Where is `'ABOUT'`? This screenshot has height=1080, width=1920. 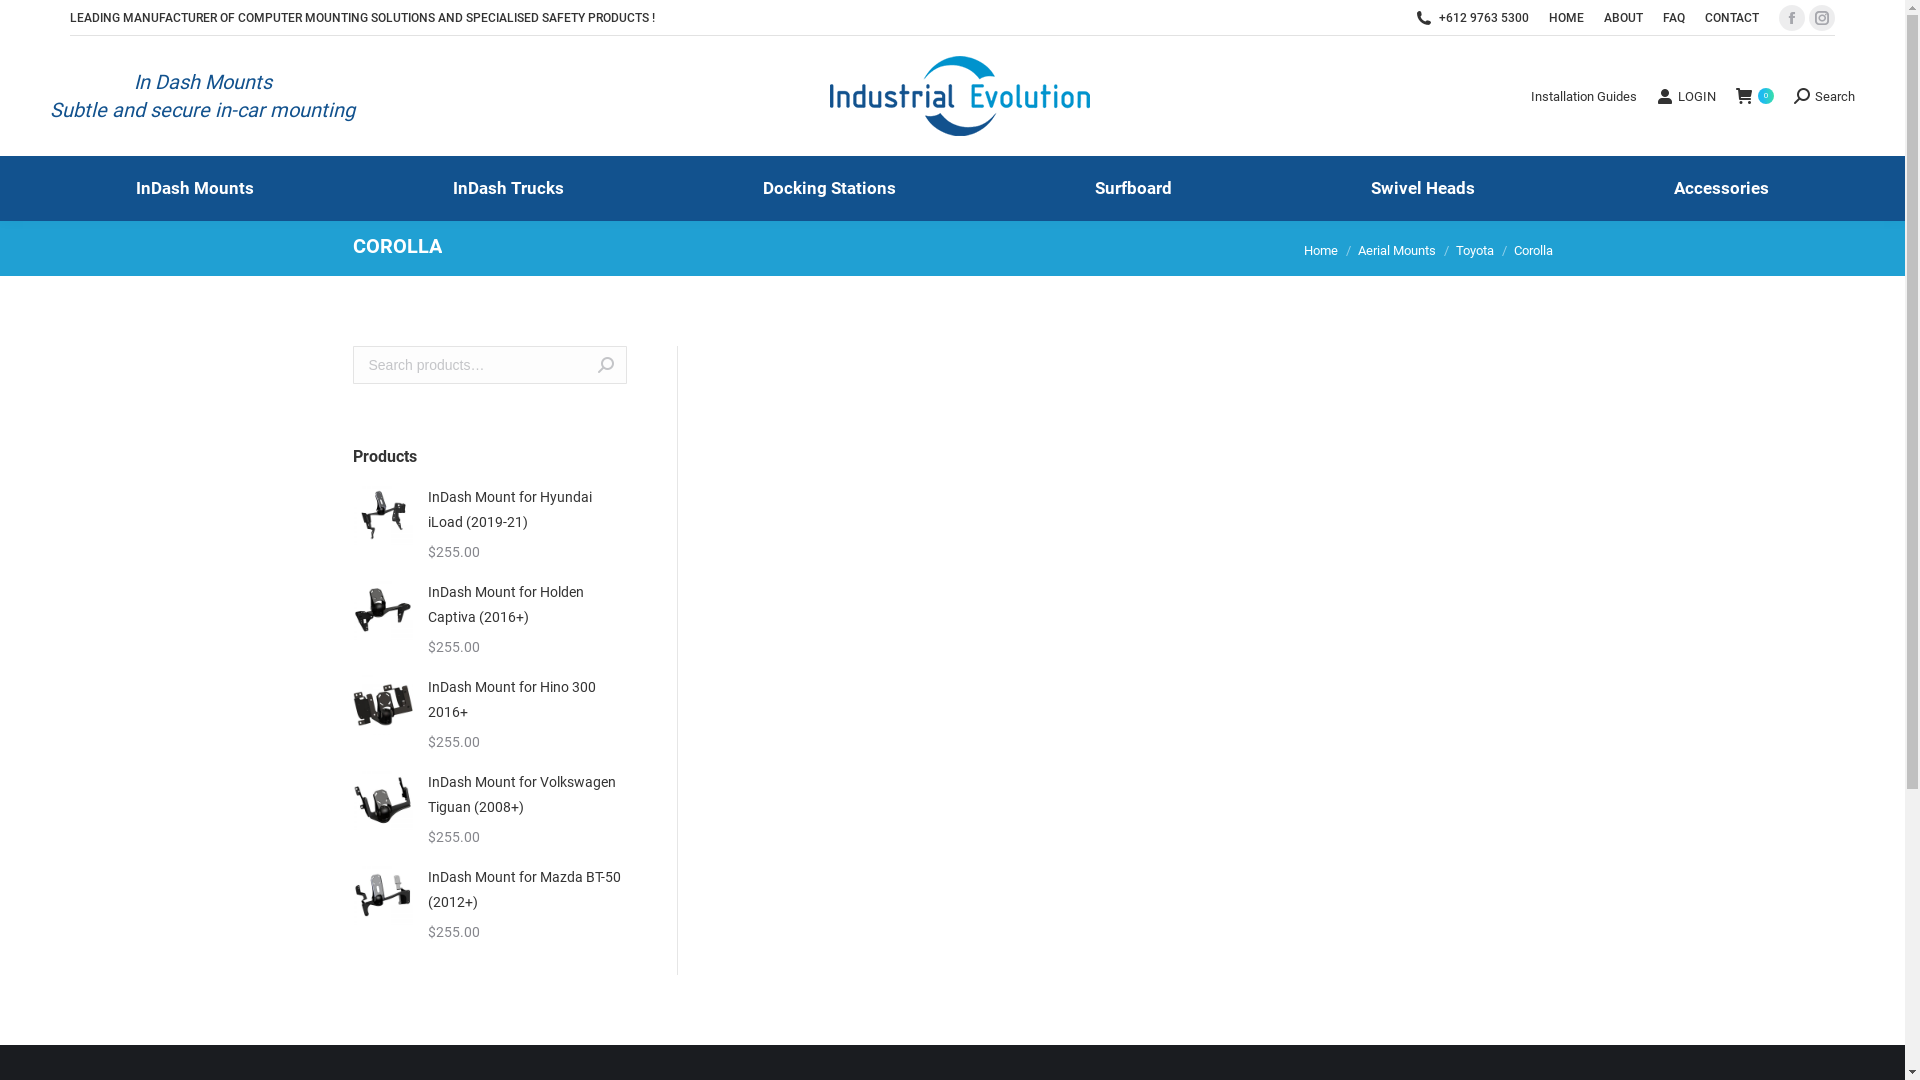
'ABOUT' is located at coordinates (1603, 18).